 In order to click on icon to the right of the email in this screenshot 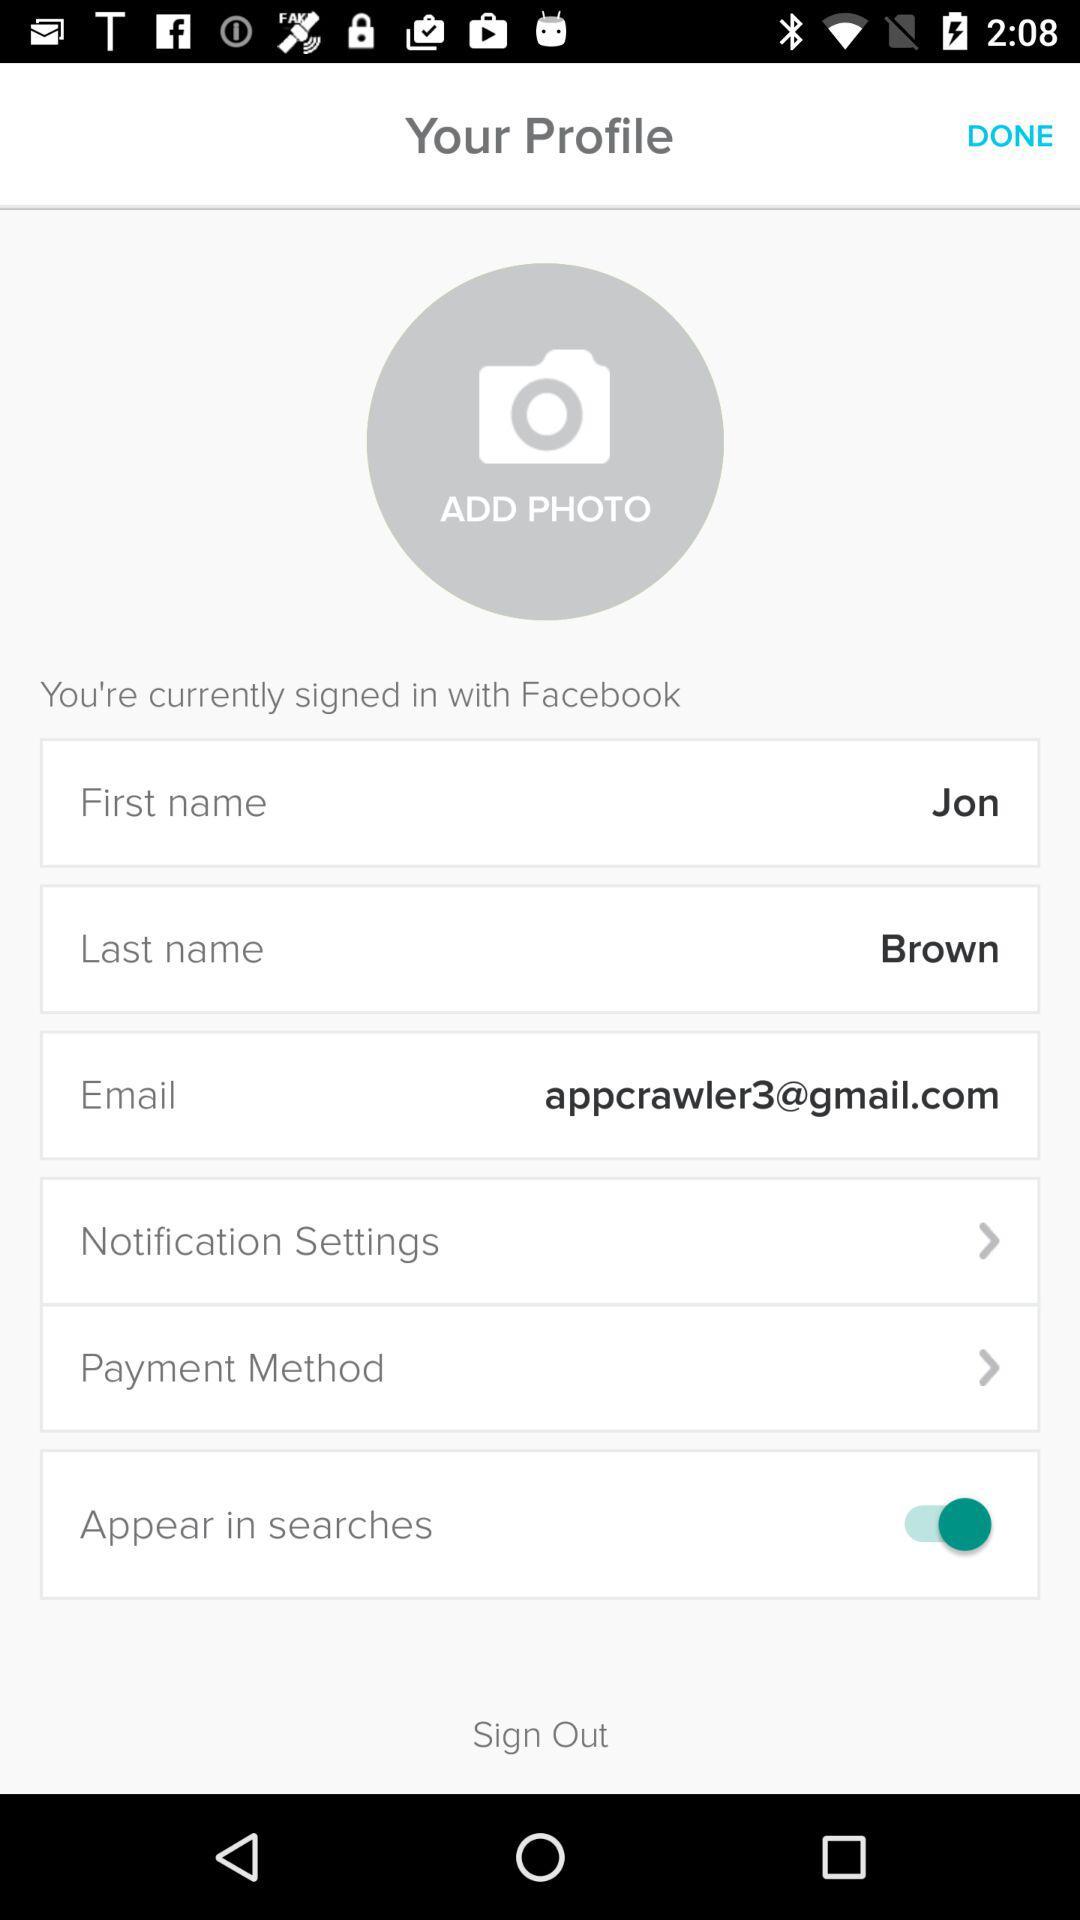, I will do `click(600, 1094)`.